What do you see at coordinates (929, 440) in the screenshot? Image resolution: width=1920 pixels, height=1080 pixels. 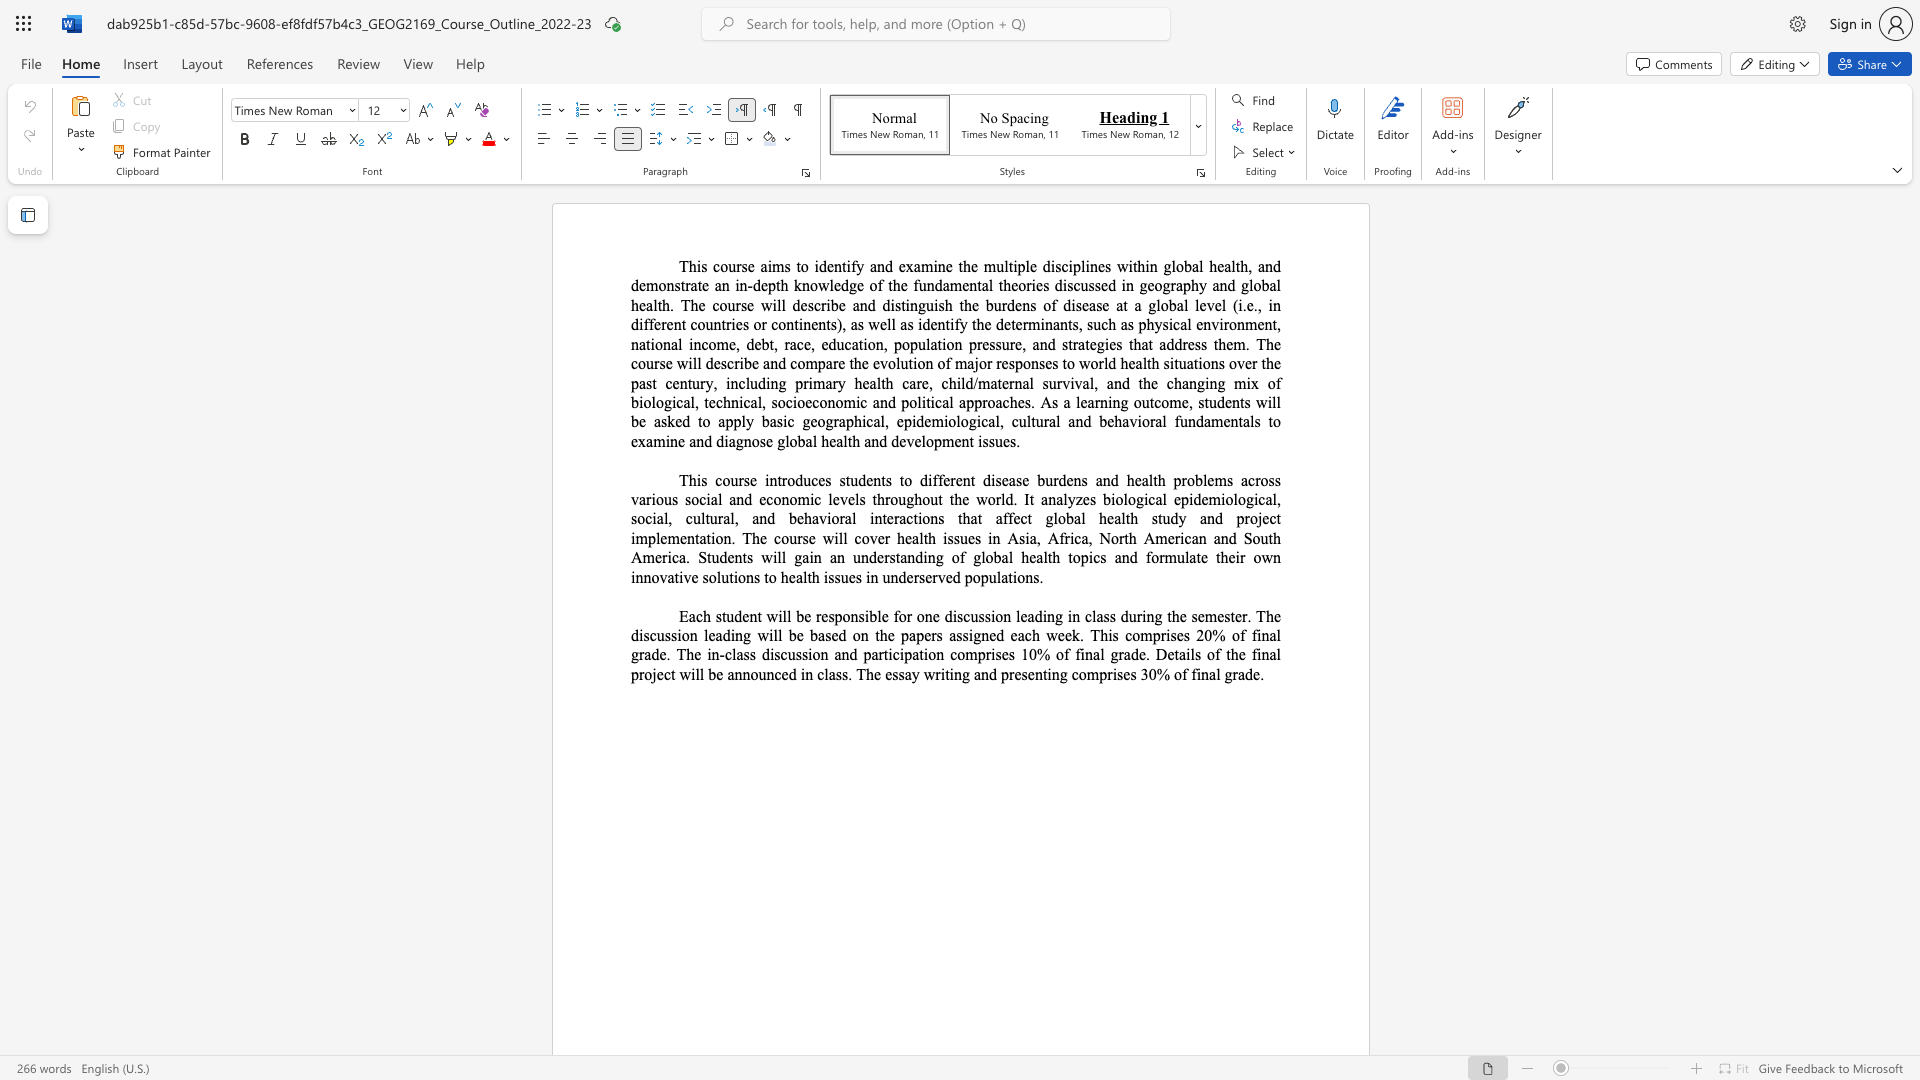 I see `the 8th character "o" in the text` at bounding box center [929, 440].